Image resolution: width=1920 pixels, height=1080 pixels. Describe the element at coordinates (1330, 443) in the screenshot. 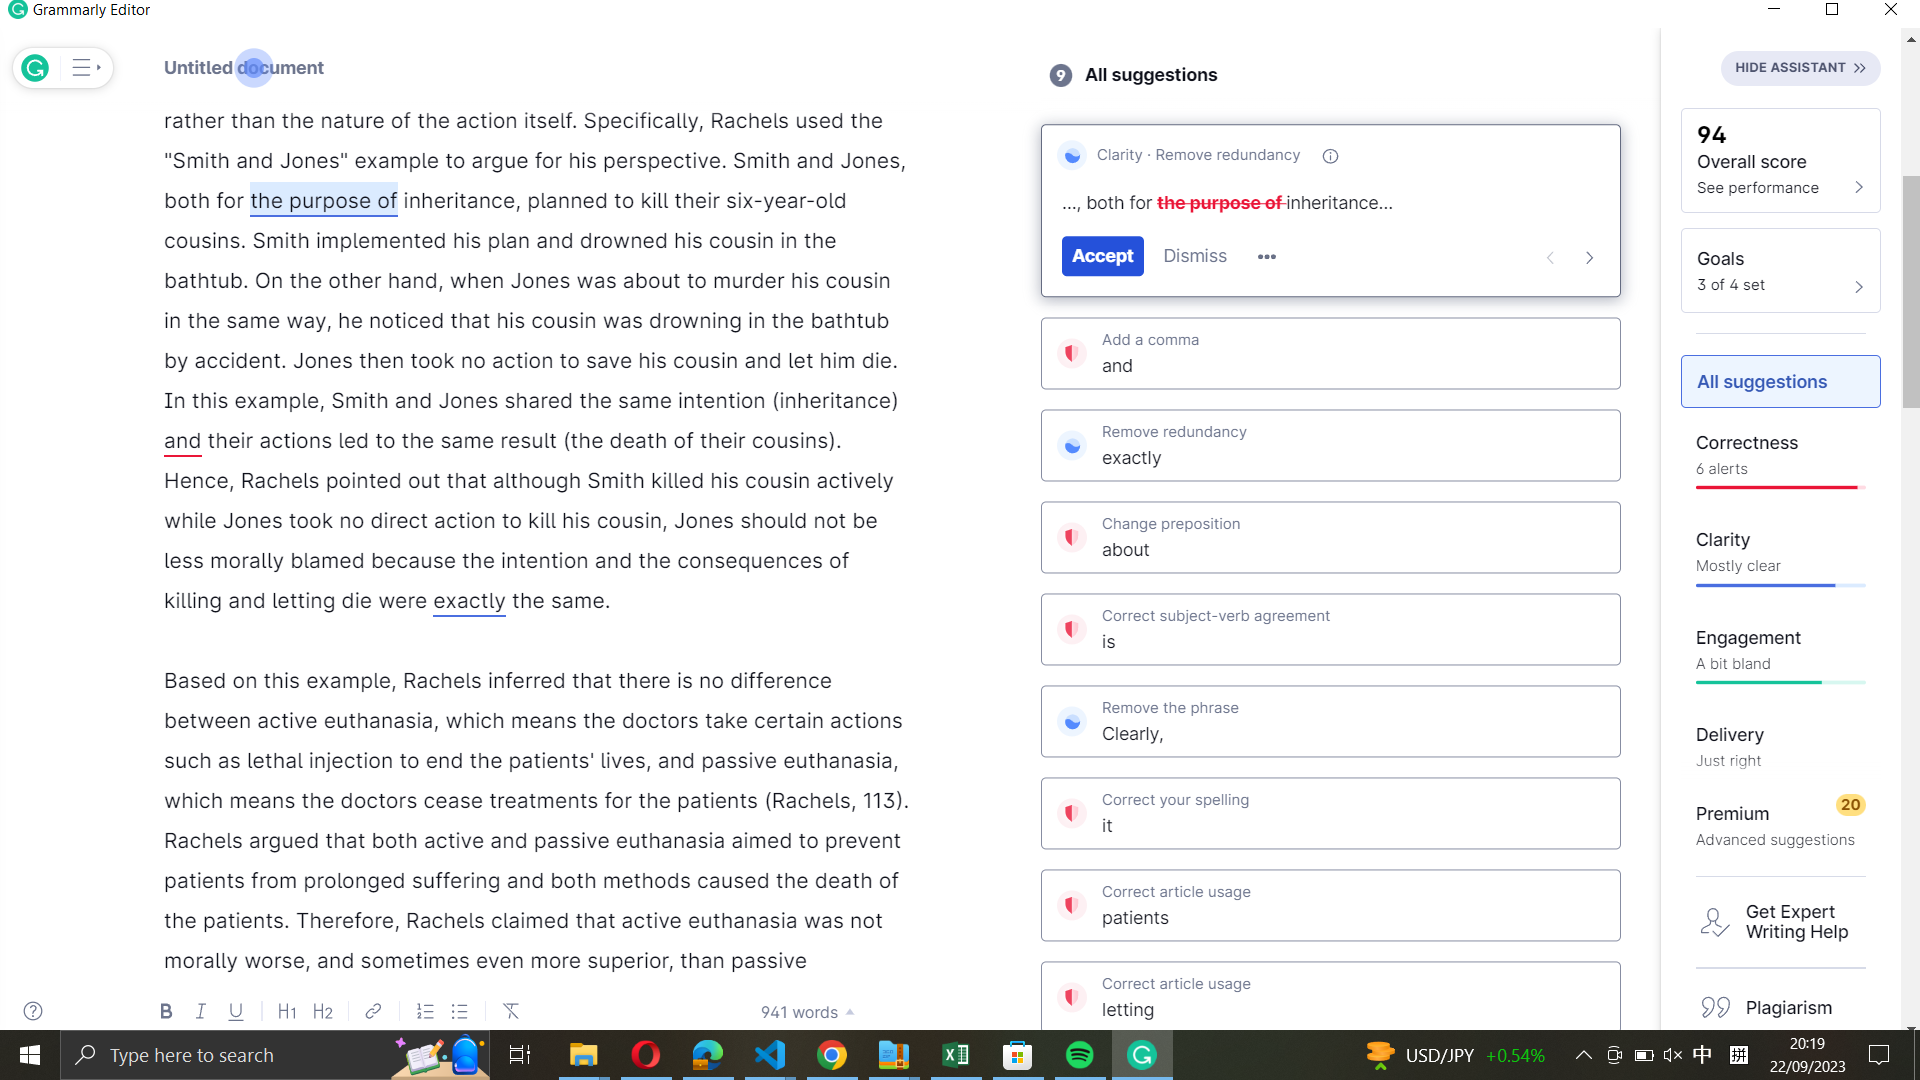

I see `Accept Grammarly"s suggestion exactly as it is` at that location.